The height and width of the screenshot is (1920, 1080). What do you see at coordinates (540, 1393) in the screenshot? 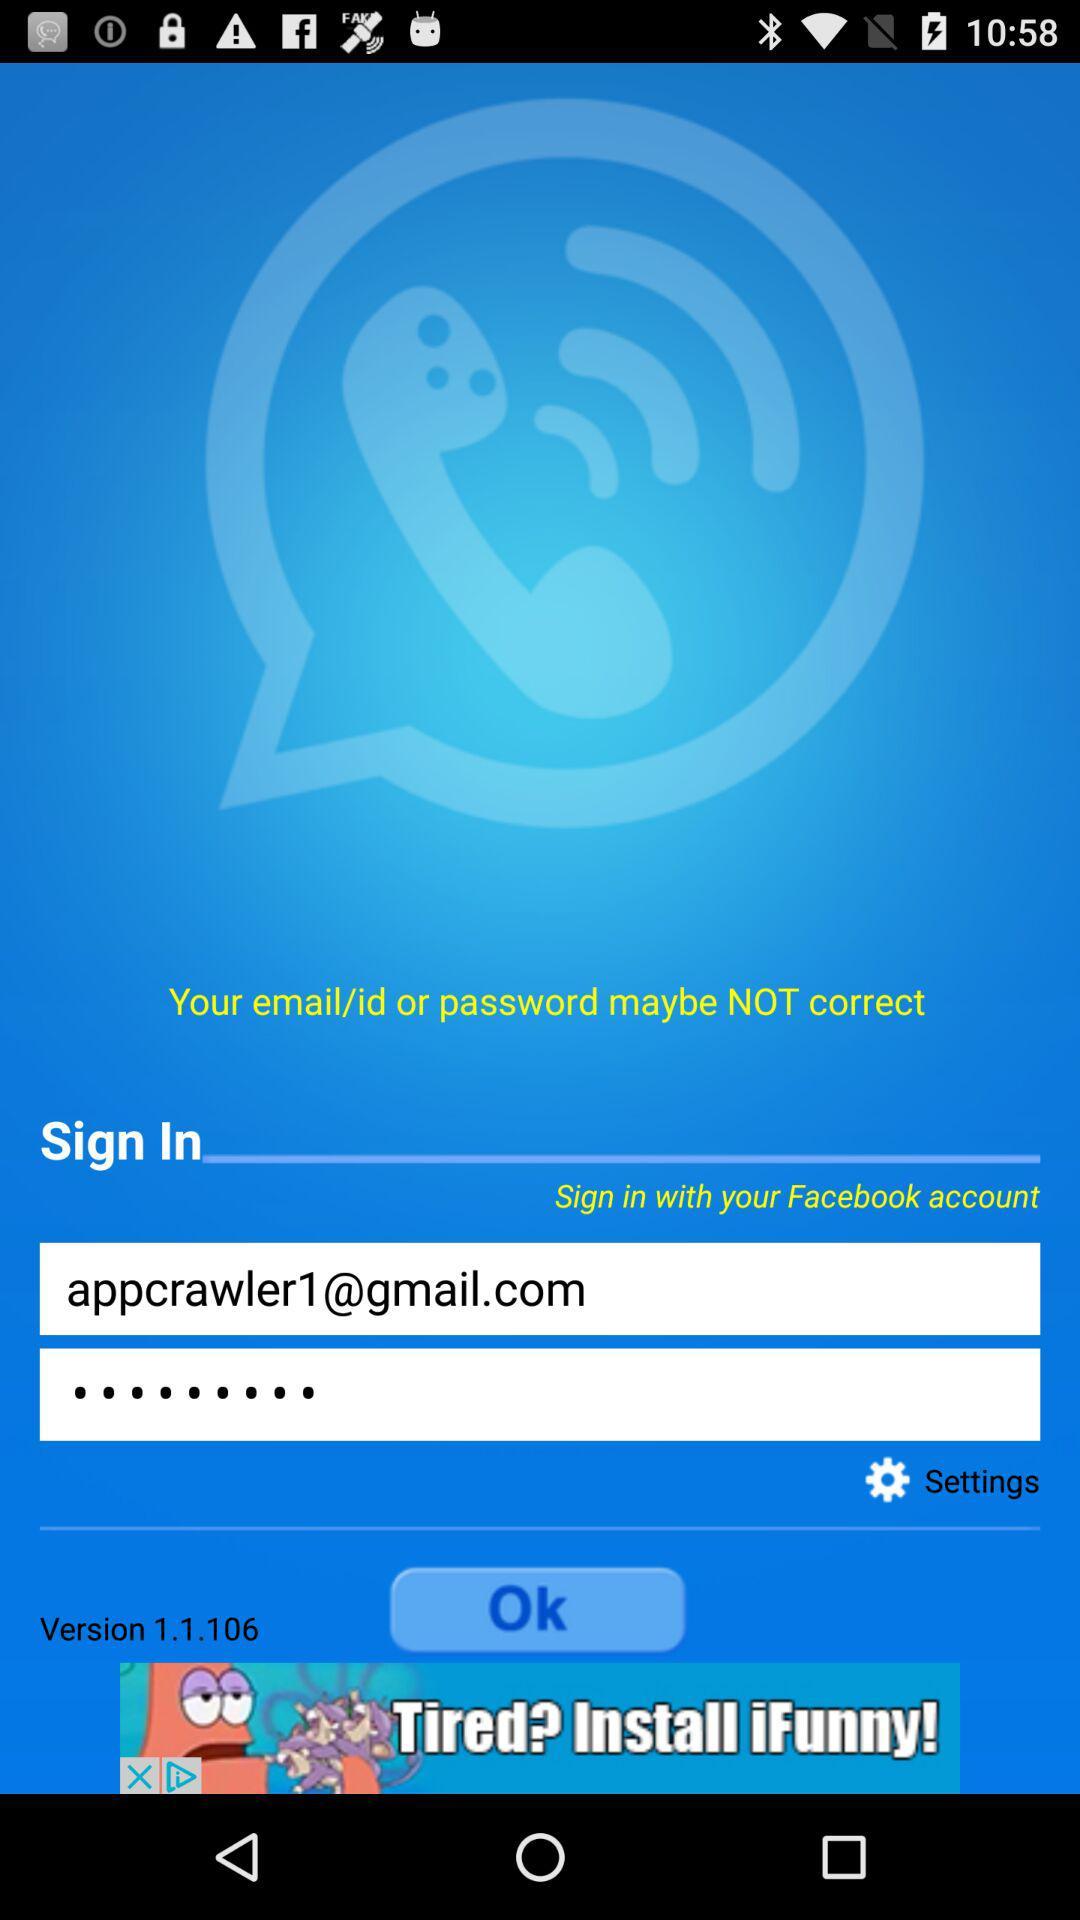
I see `password box` at bounding box center [540, 1393].